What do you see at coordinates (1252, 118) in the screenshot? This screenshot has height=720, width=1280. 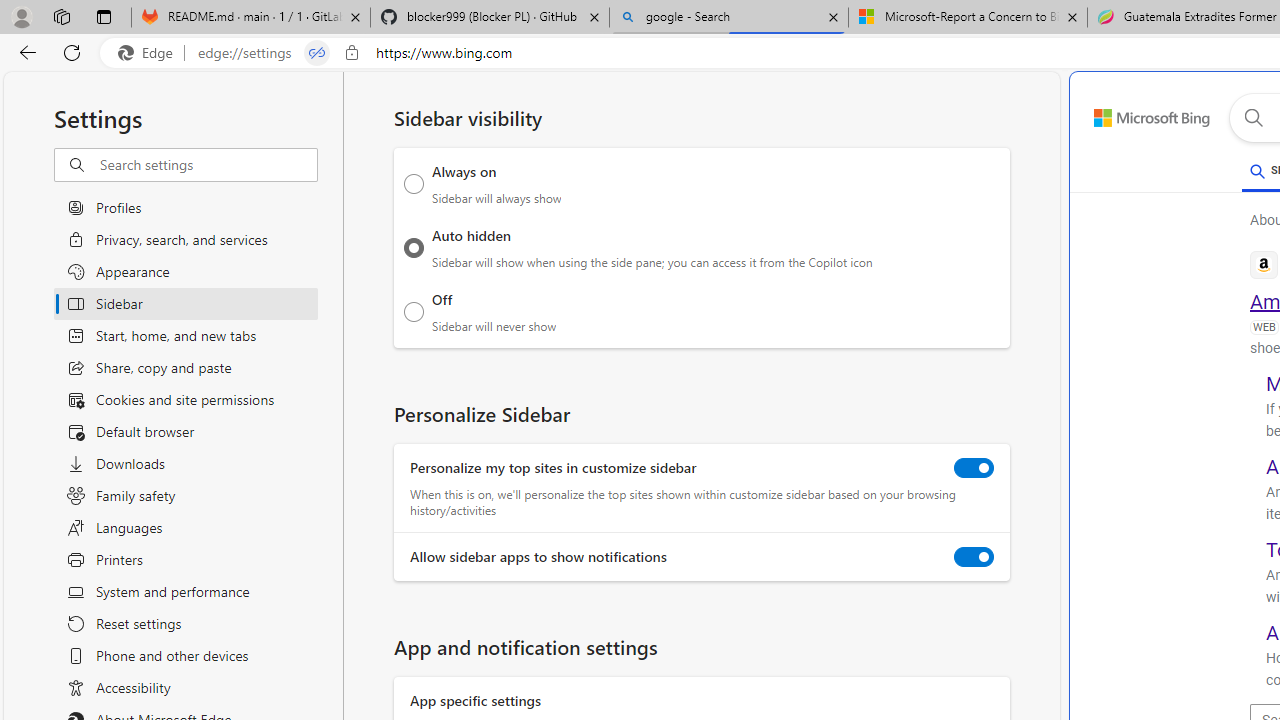 I see `'Search button'` at bounding box center [1252, 118].